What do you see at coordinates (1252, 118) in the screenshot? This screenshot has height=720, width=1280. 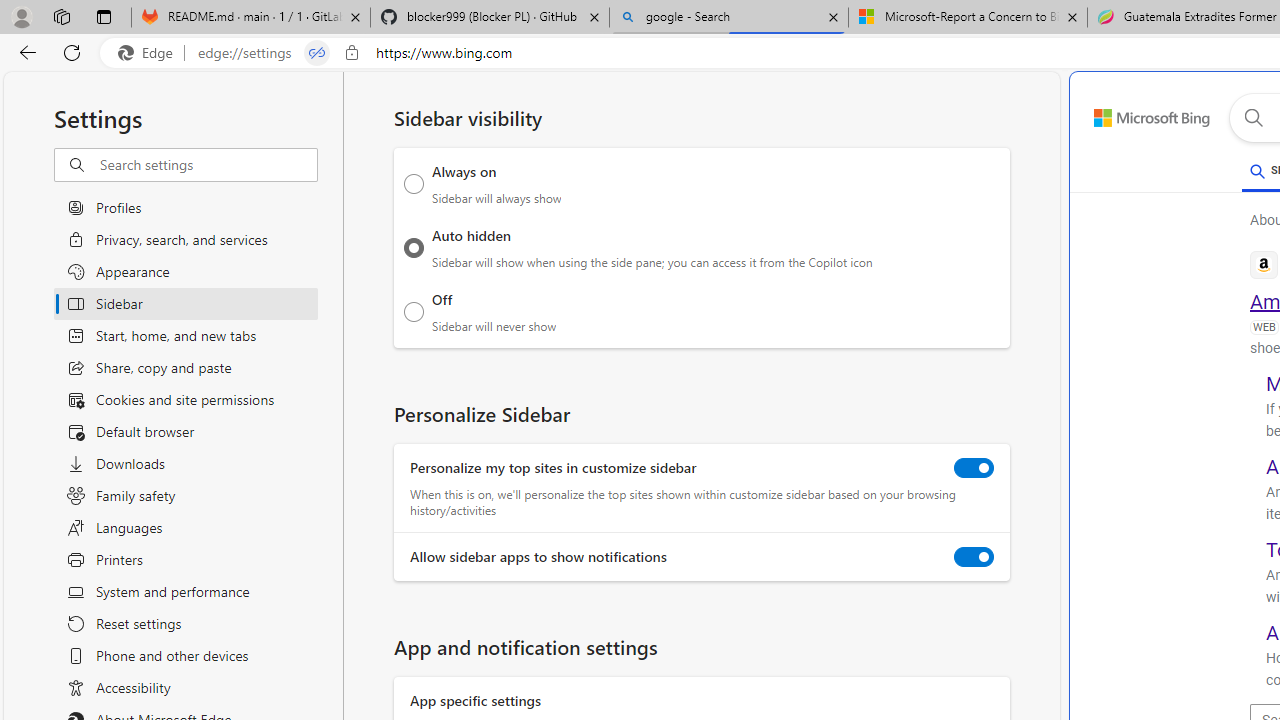 I see `'Search button'` at bounding box center [1252, 118].